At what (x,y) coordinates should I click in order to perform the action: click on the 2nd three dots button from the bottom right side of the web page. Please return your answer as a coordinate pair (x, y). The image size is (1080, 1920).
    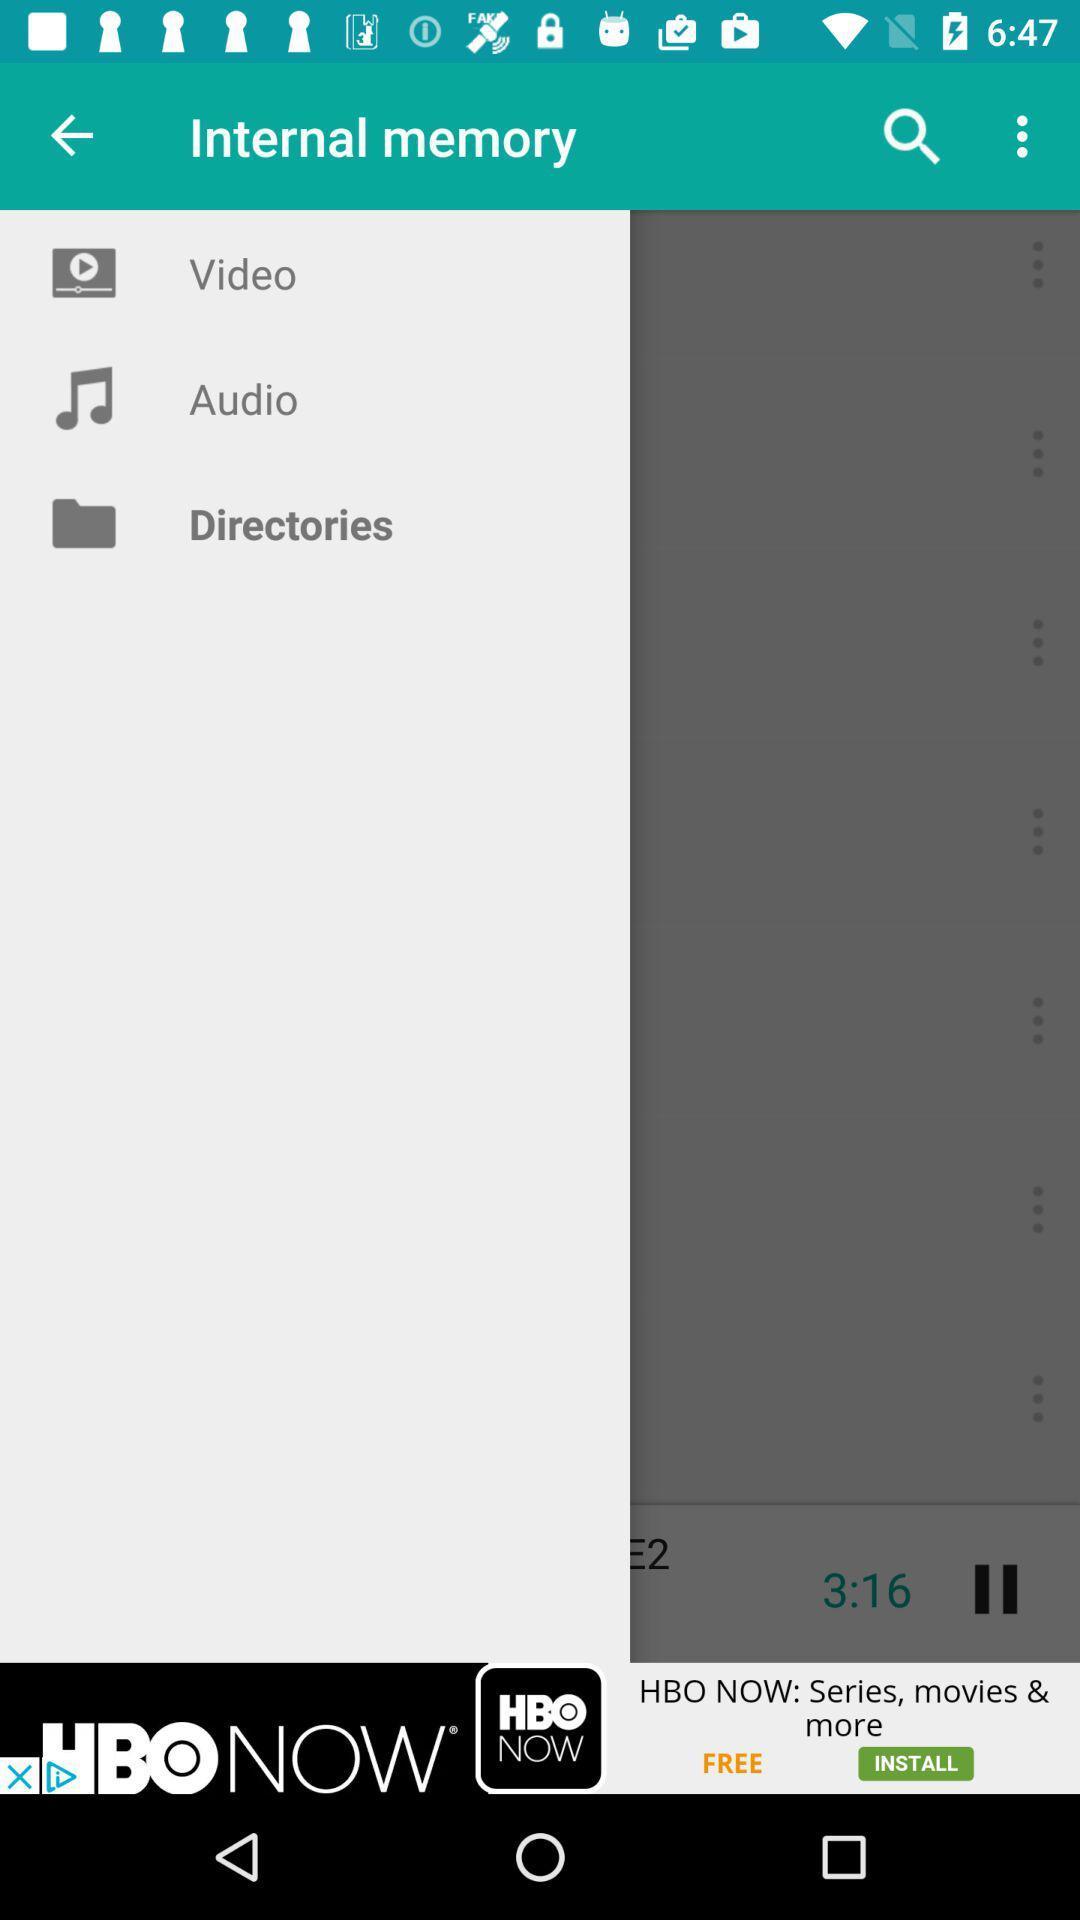
    Looking at the image, I should click on (1036, 1208).